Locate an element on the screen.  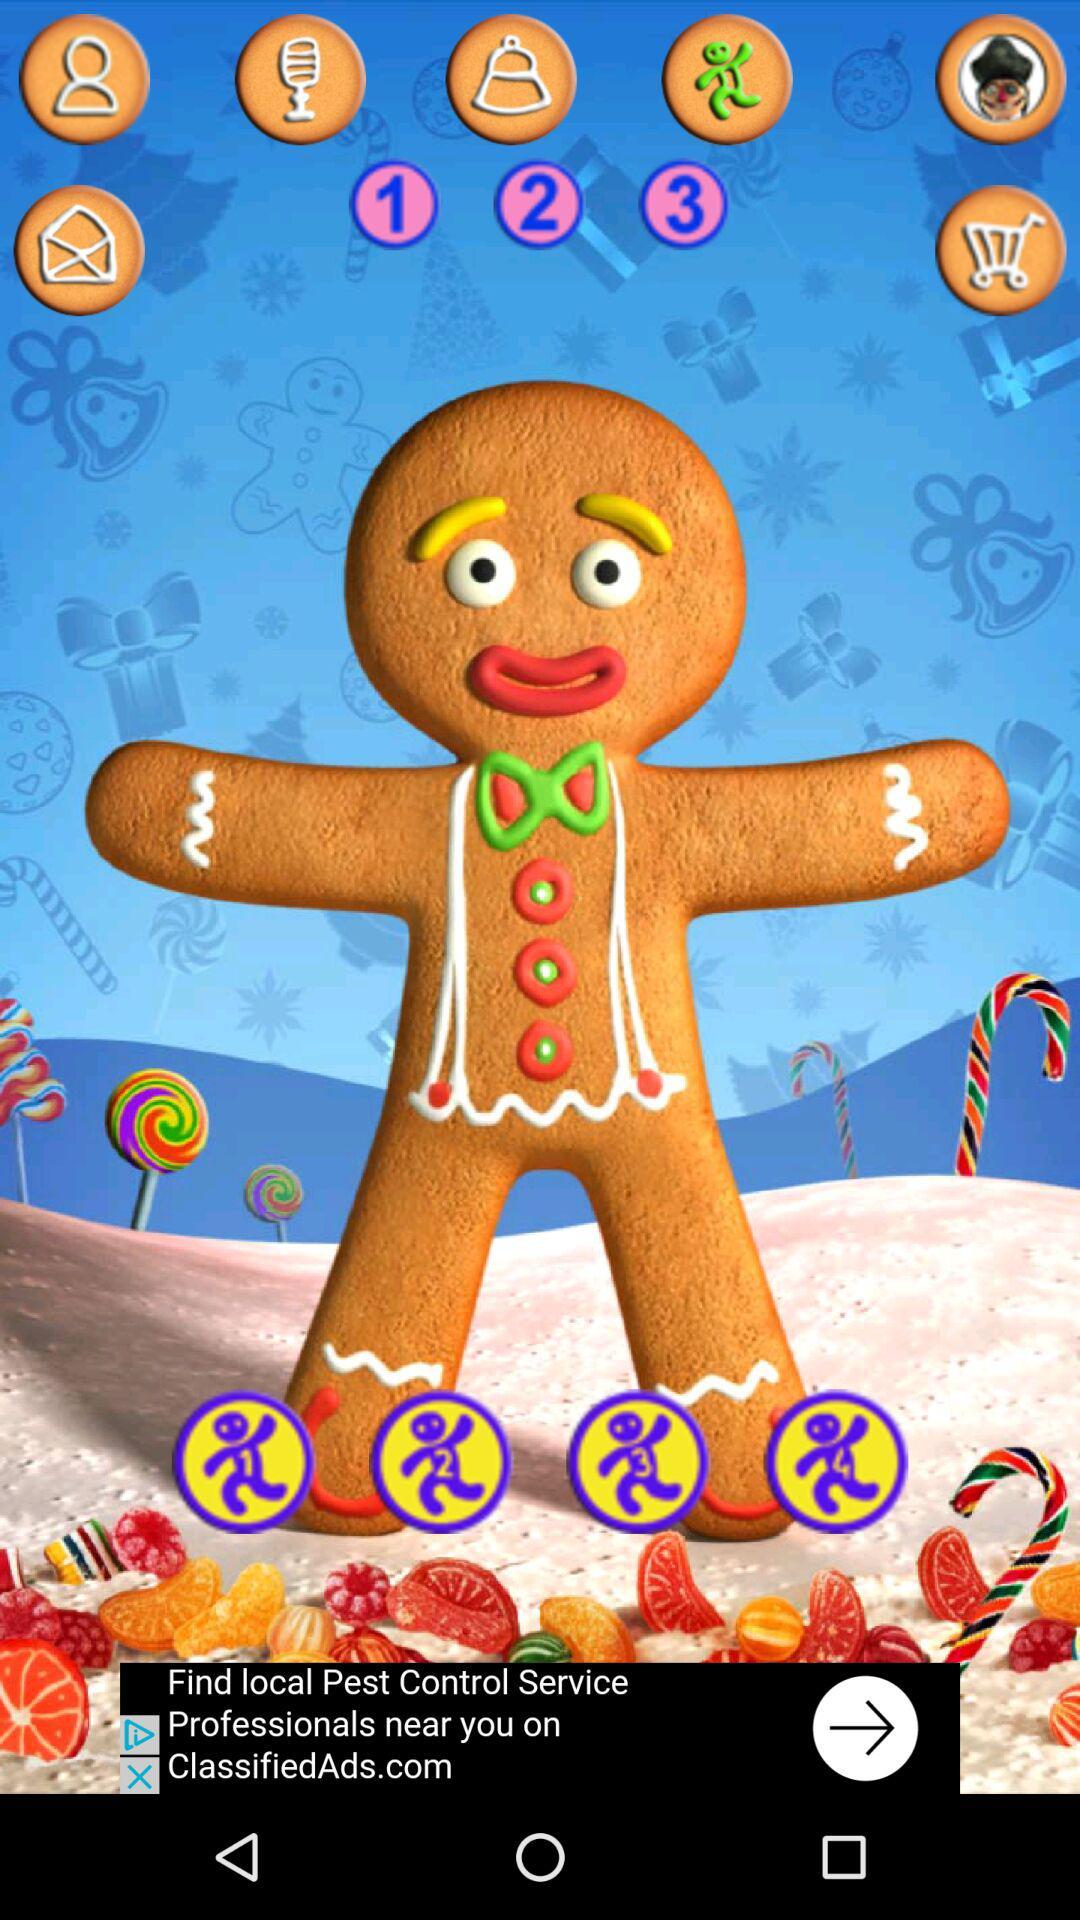
the notifications icon is located at coordinates (510, 83).